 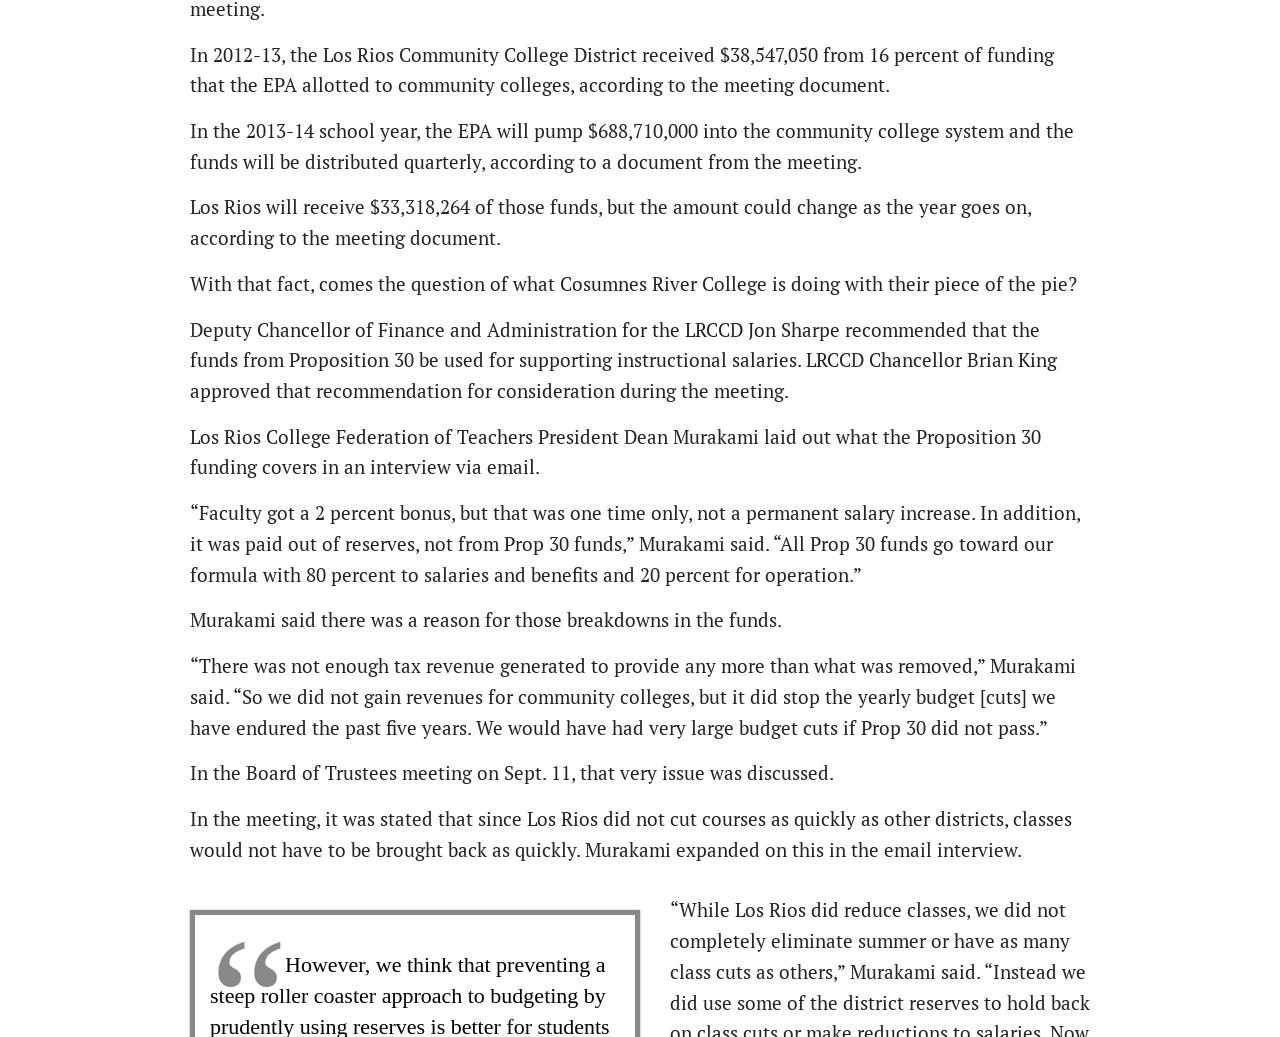 I want to click on 'In the Board of Trustees meeting on Sept. 11, that very issue was discussed.', so click(x=512, y=772).